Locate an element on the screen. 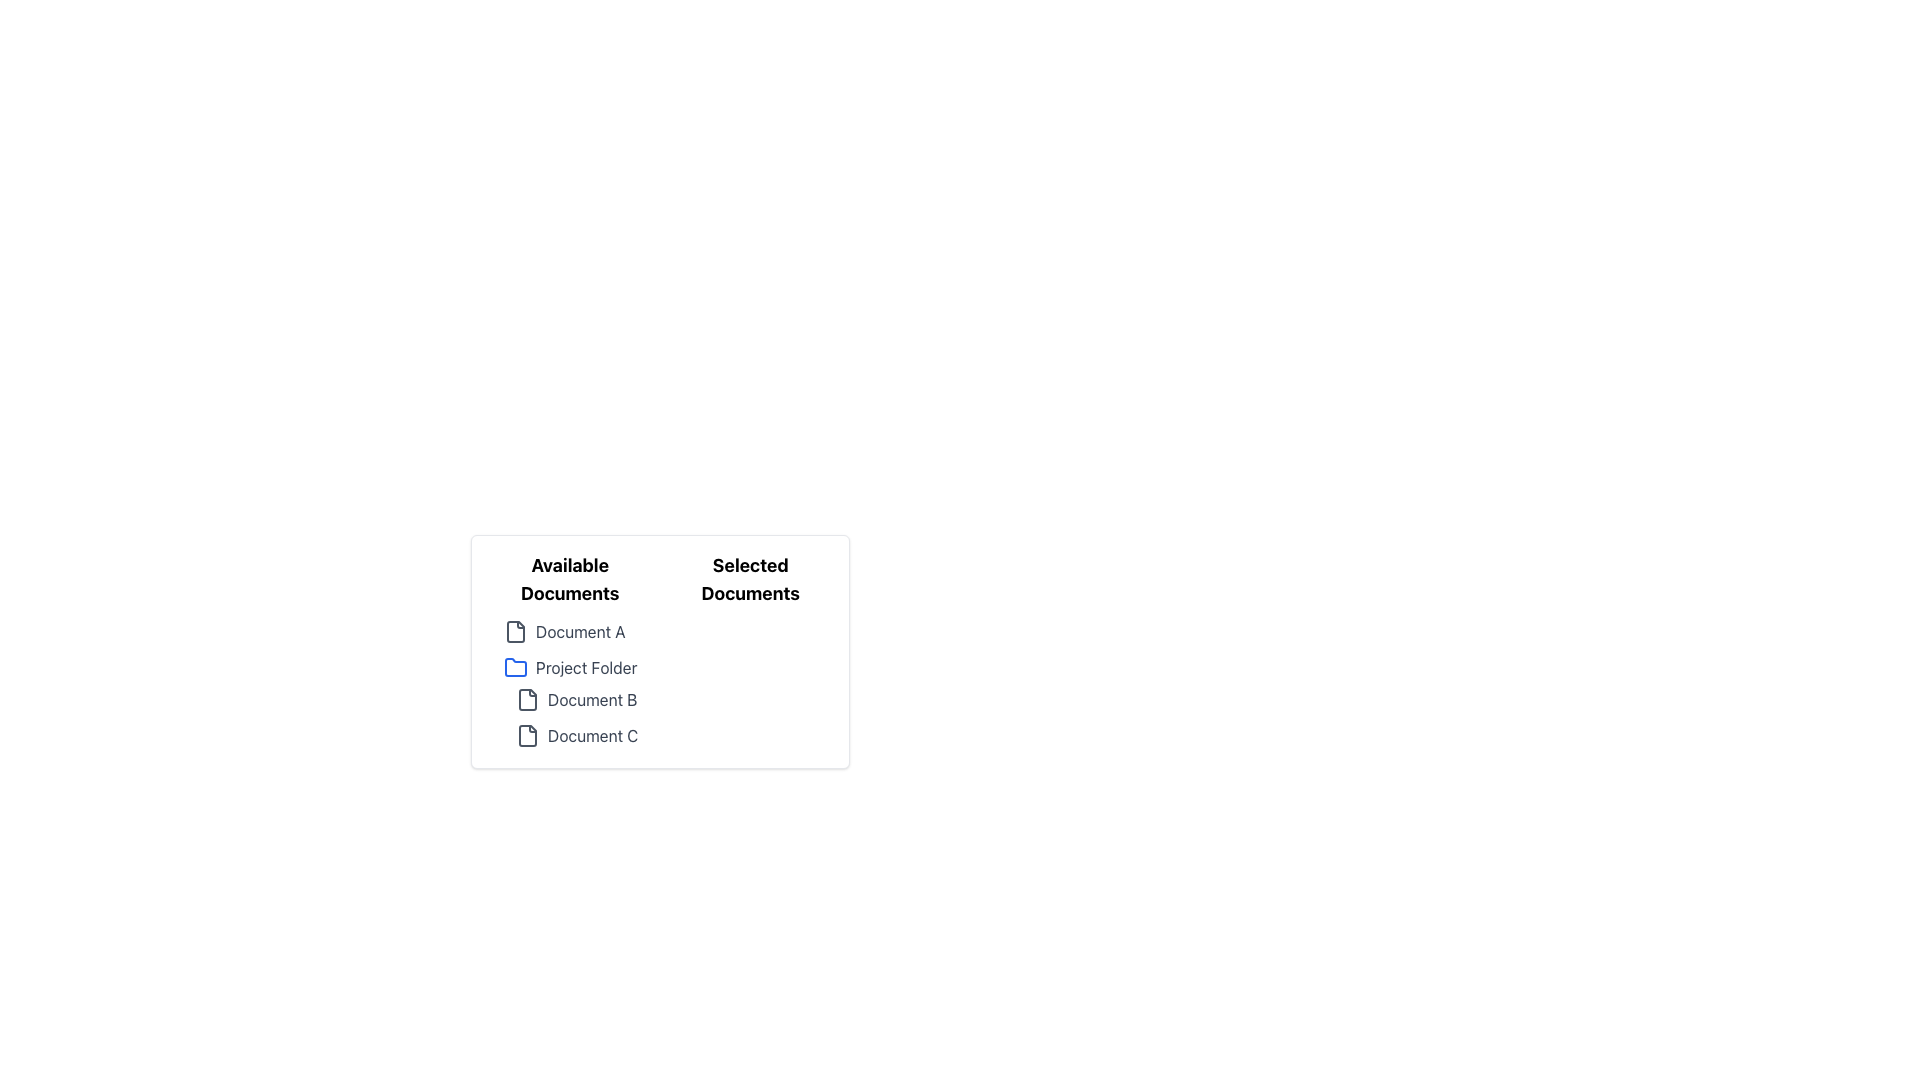  the text label 'Project Folder' which is the second item in the 'Available Documents' section, positioned to the right of the blue folder icon is located at coordinates (585, 667).